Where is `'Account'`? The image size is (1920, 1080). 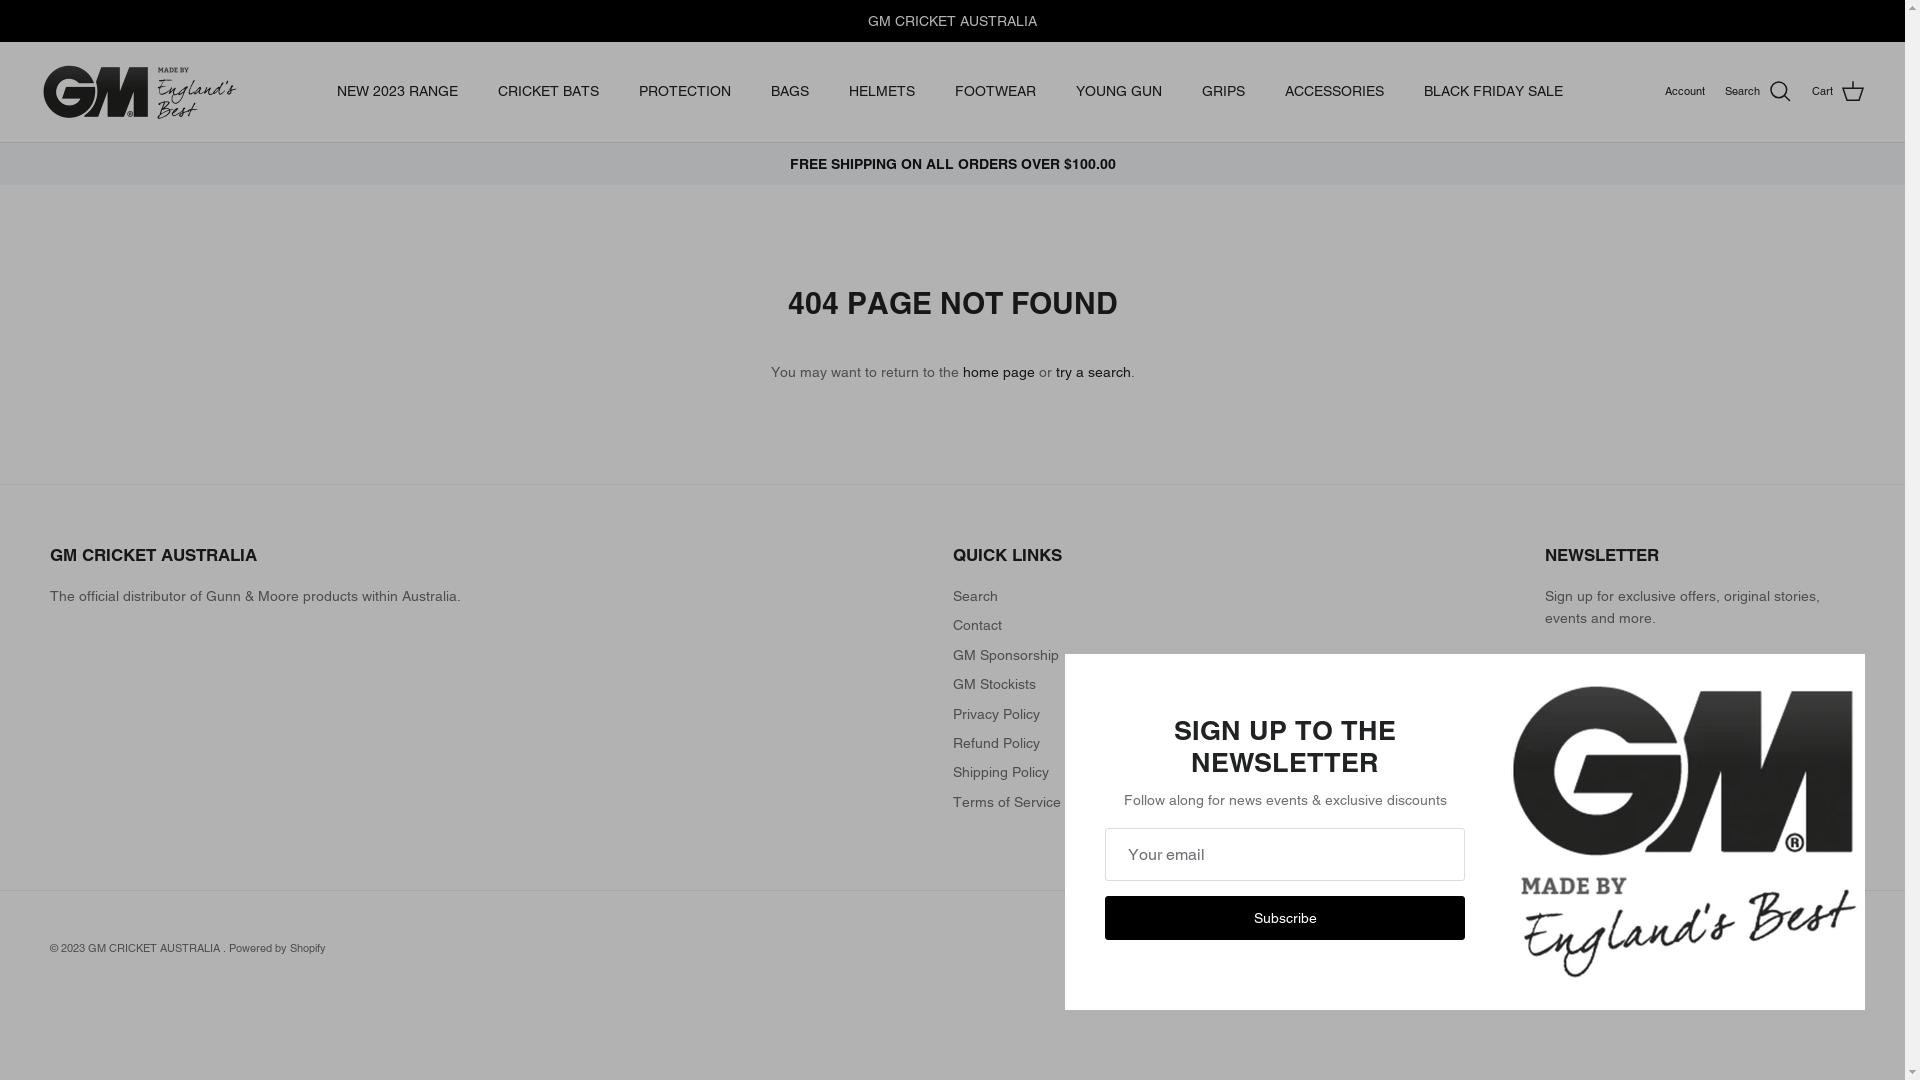 'Account' is located at coordinates (1683, 92).